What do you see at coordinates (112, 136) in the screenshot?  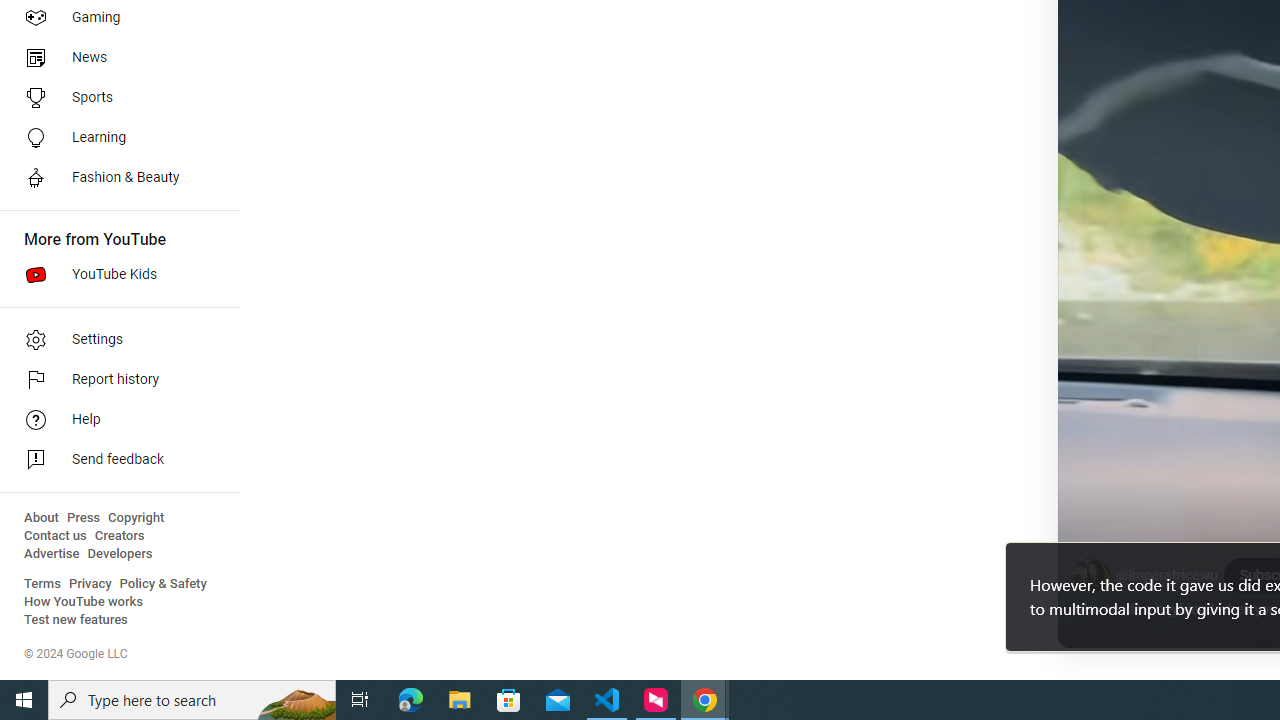 I see `'Learning'` at bounding box center [112, 136].